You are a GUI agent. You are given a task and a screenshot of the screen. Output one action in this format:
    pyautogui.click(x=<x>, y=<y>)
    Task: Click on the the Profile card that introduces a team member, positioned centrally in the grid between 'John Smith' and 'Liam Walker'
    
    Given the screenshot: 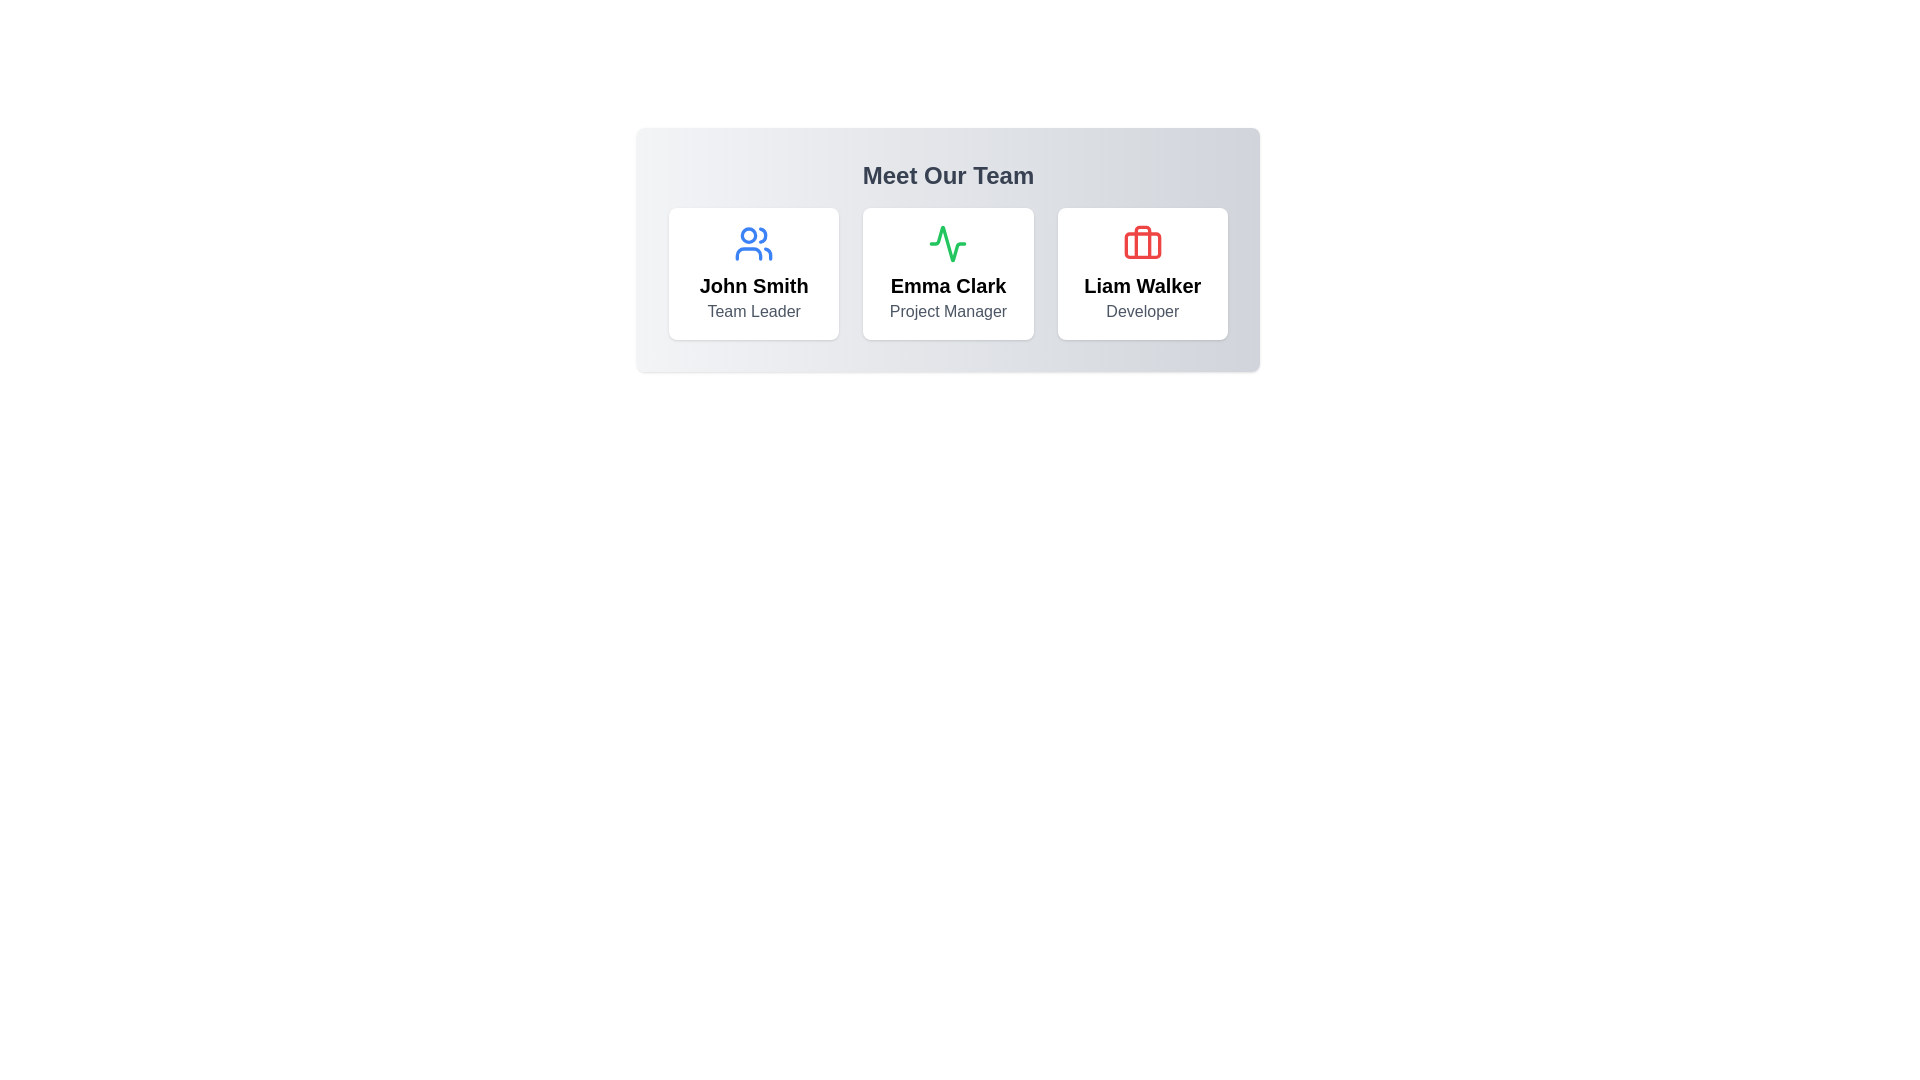 What is the action you would take?
    pyautogui.click(x=947, y=273)
    